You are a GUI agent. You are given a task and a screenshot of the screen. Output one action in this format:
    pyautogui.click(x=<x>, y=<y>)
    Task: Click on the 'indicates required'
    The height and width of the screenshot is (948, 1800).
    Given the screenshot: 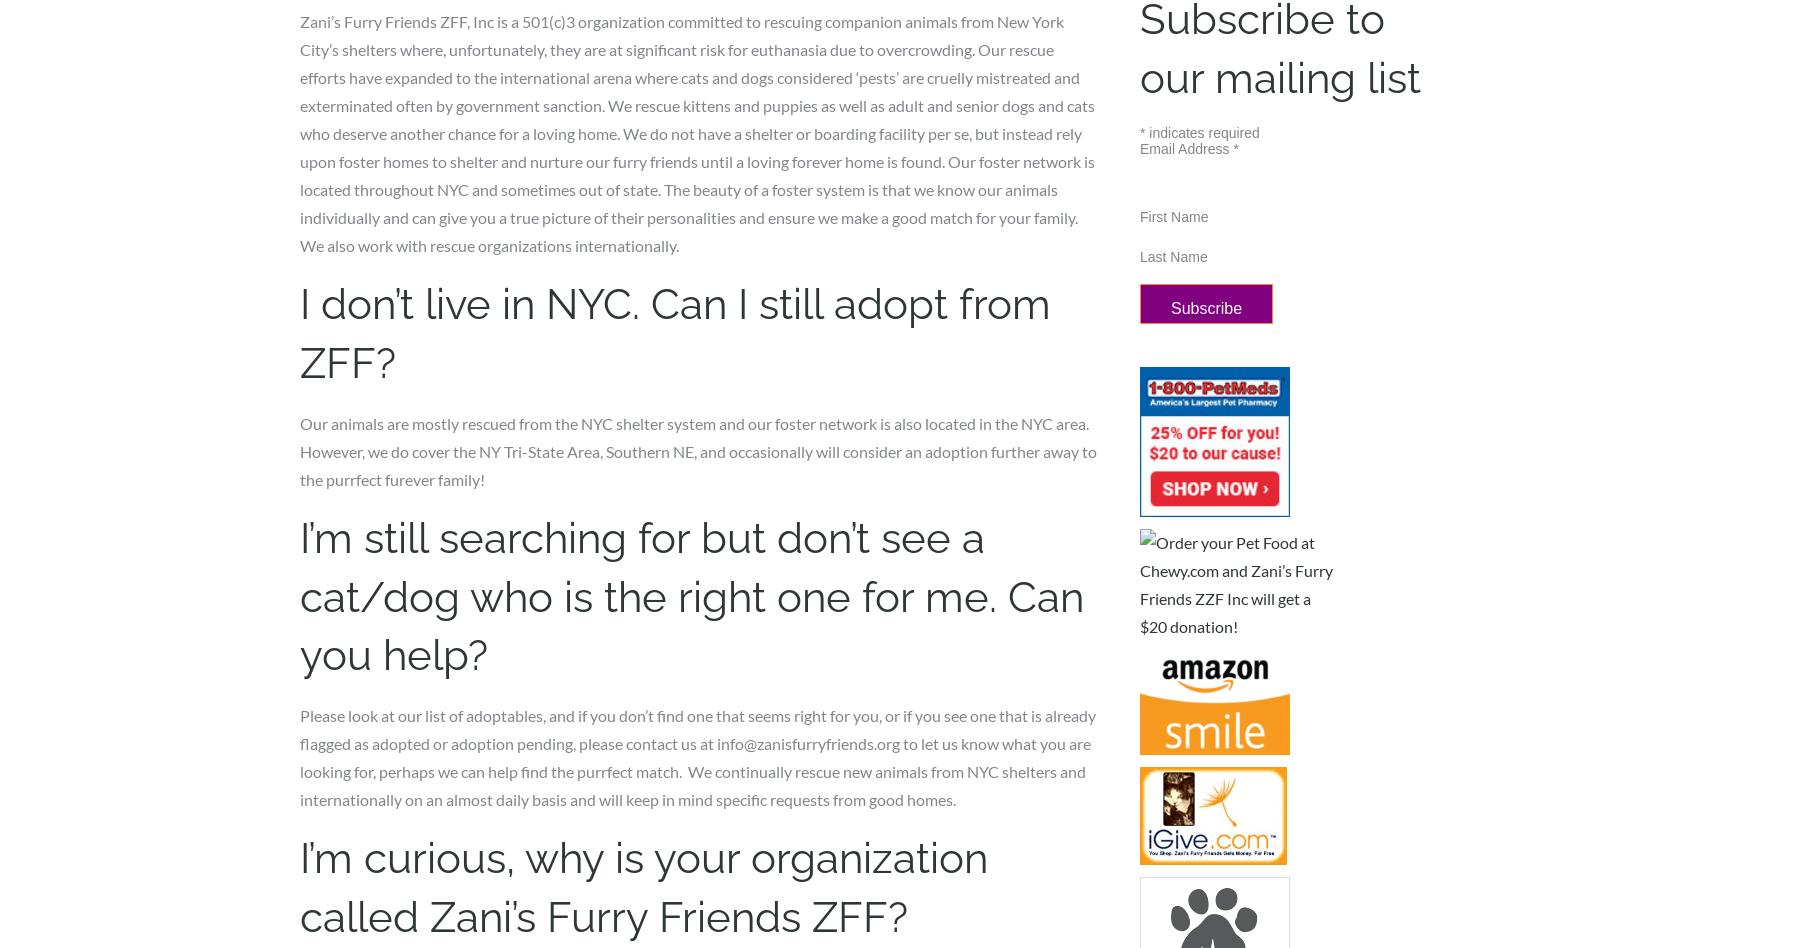 What is the action you would take?
    pyautogui.click(x=1201, y=130)
    